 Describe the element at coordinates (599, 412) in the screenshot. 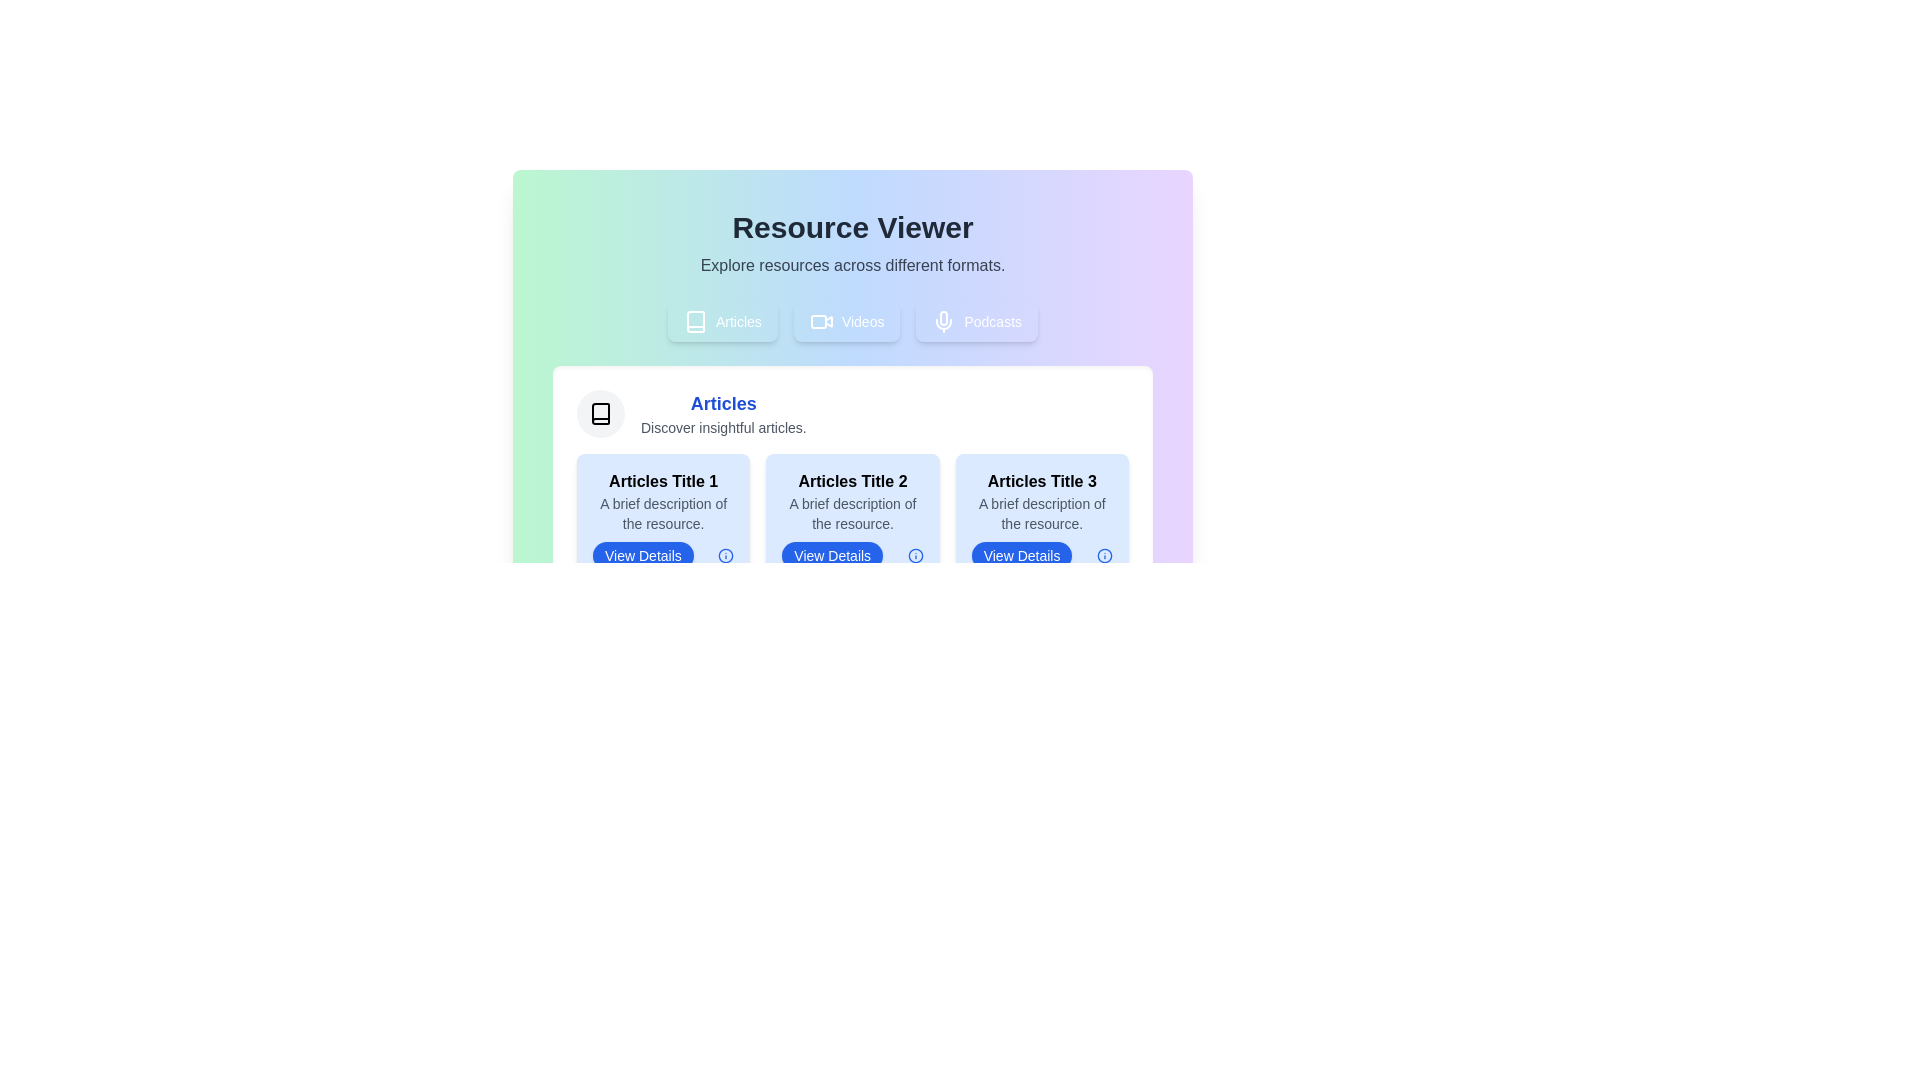

I see `the Icon button representing articles, located near the top-left corner of the main content area, adjacent to the title 'Articles'` at that location.